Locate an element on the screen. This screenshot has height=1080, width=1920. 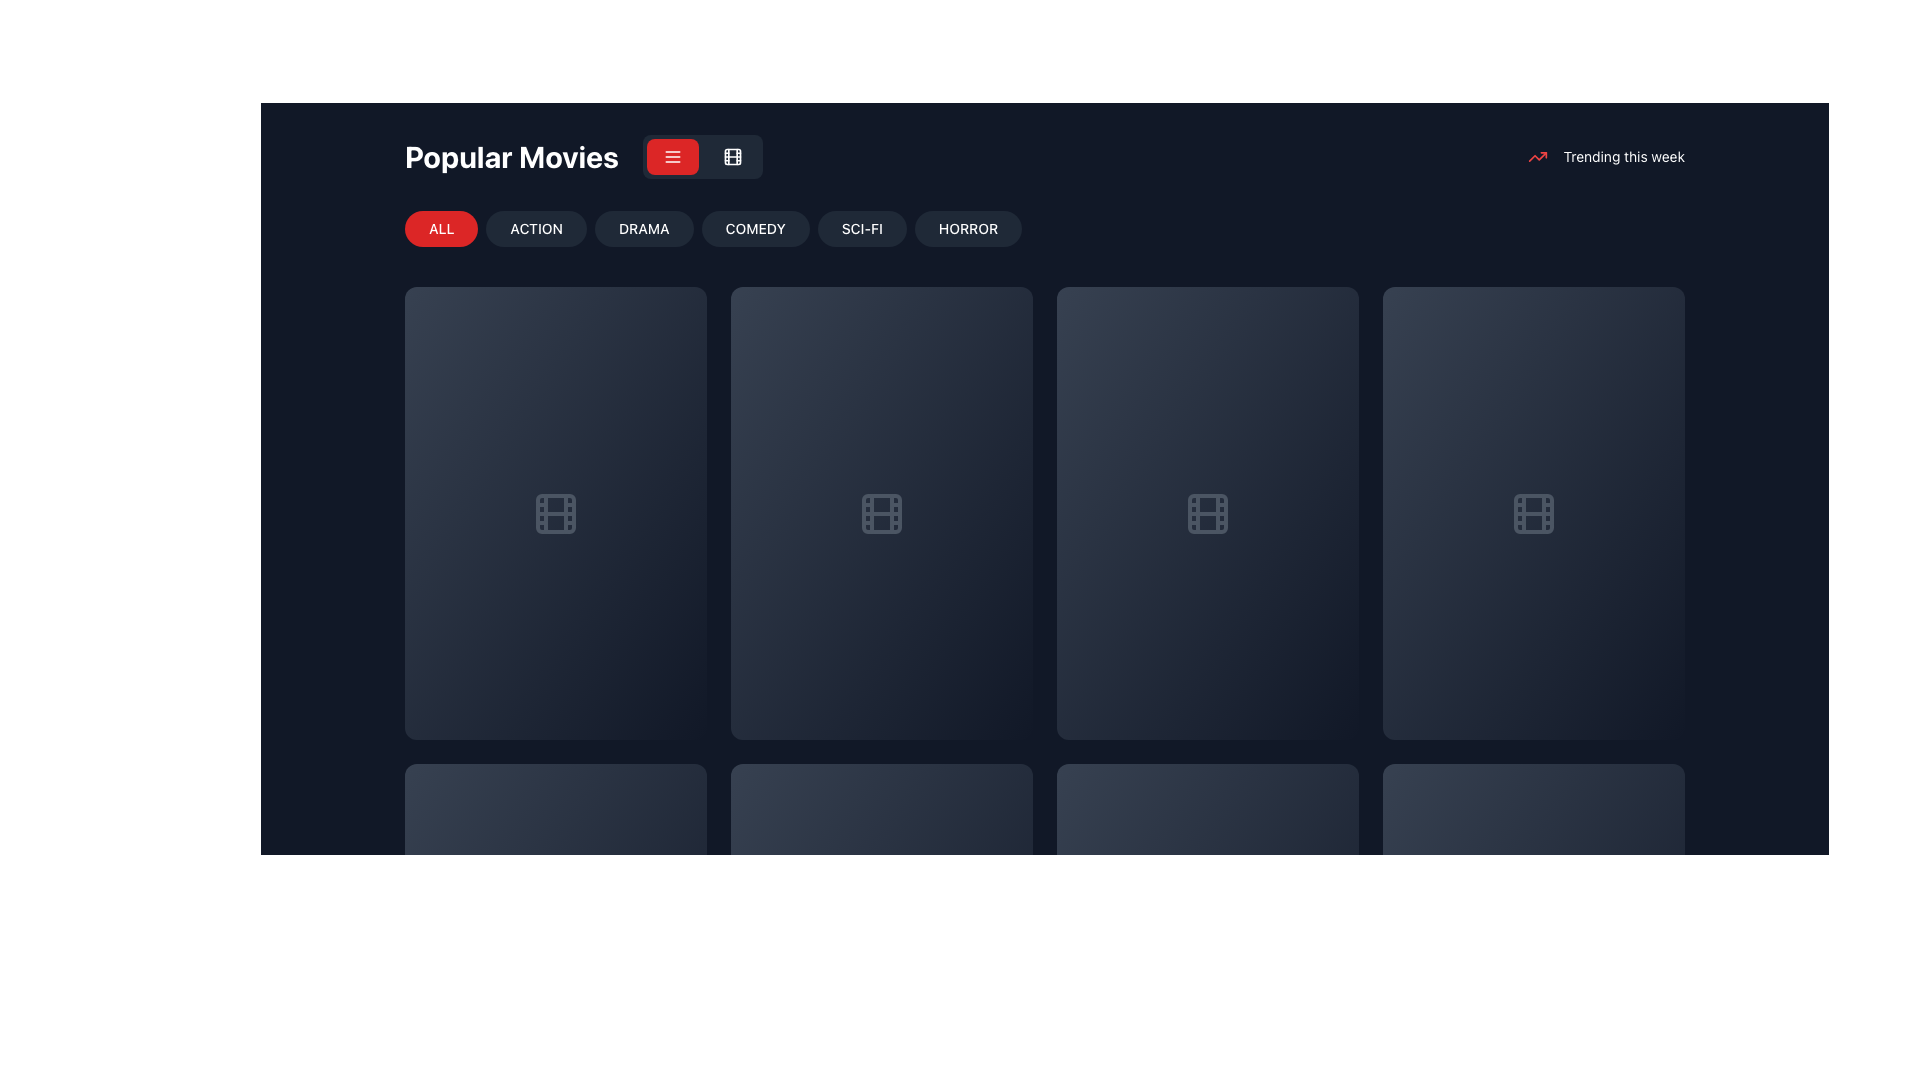
the film or video reel icon located on the right side of a group of two icons in the top navigation bar to trigger a tooltip or visual feedback is located at coordinates (732, 156).